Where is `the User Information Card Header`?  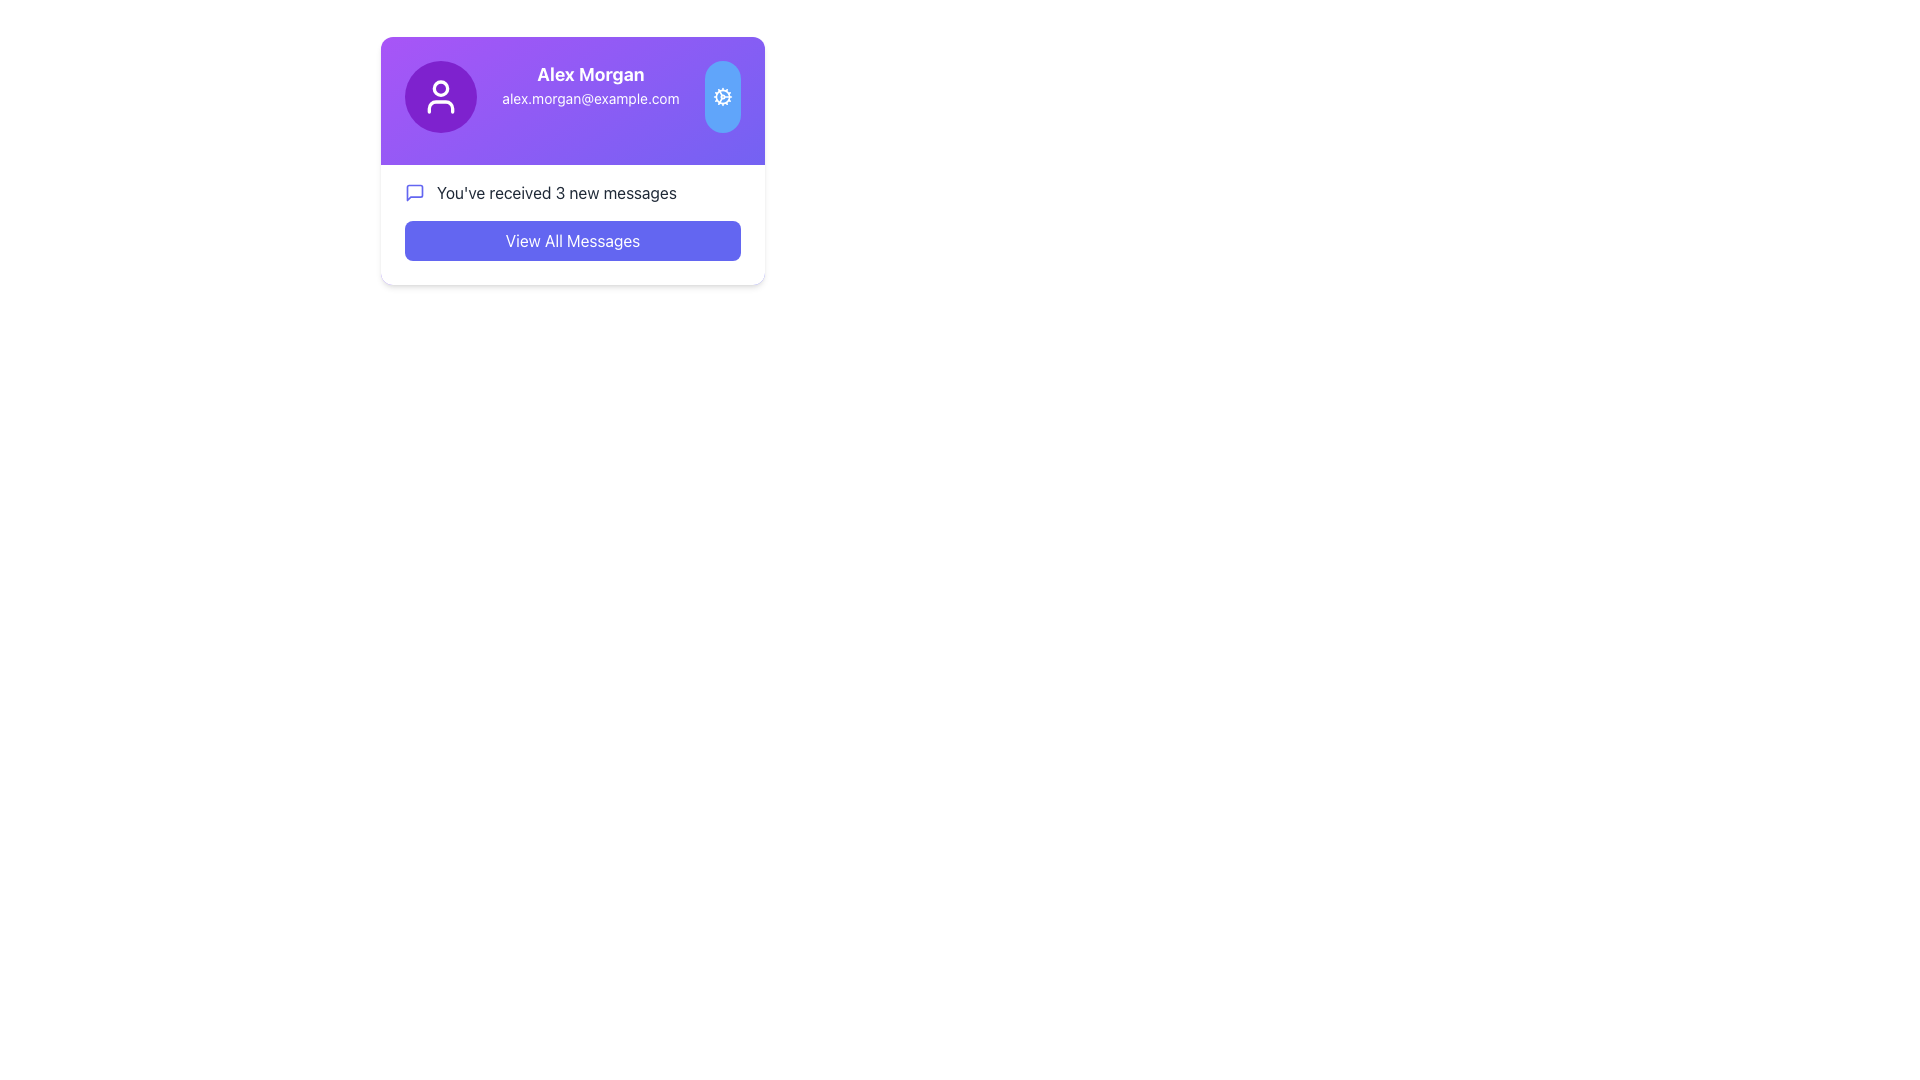
the User Information Card Header is located at coordinates (571, 96).